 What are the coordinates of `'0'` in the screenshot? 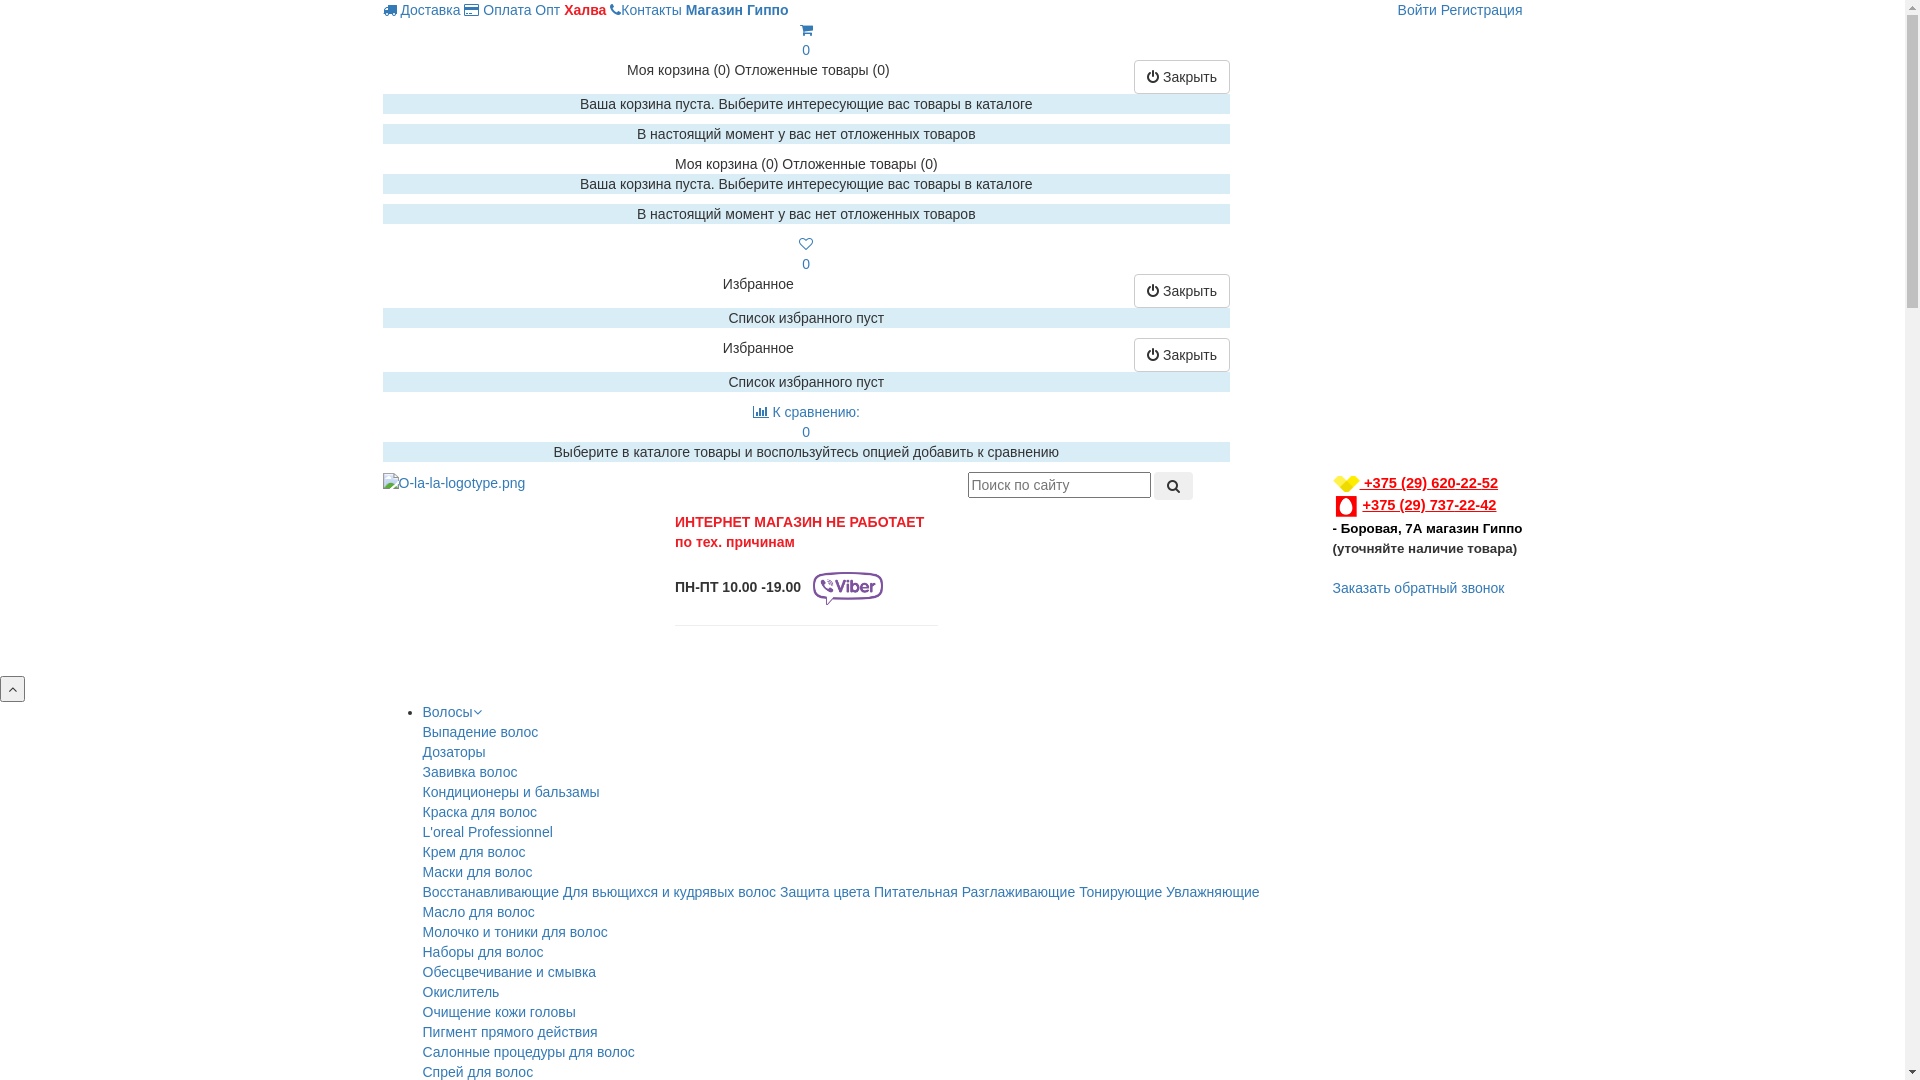 It's located at (806, 39).